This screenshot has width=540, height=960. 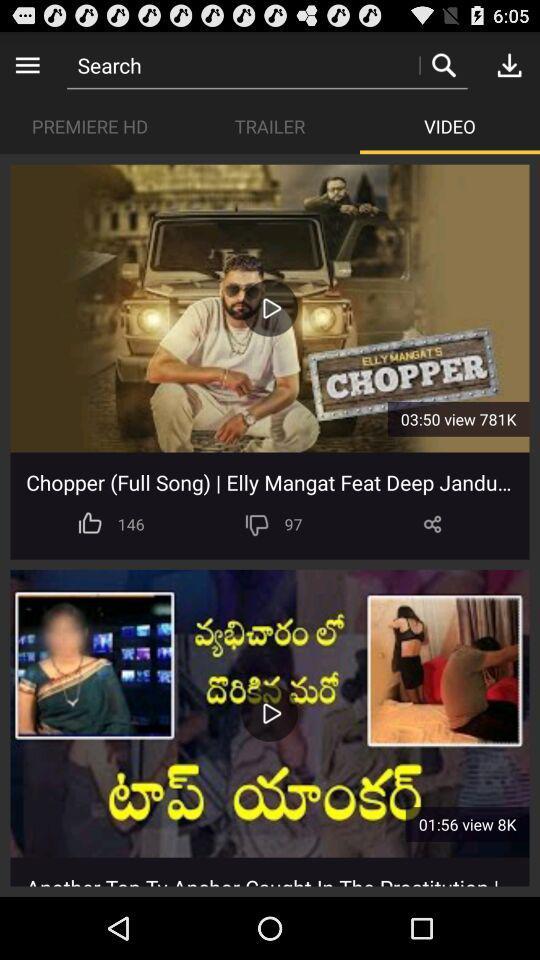 What do you see at coordinates (431, 523) in the screenshot?
I see `item next to the 97 icon` at bounding box center [431, 523].